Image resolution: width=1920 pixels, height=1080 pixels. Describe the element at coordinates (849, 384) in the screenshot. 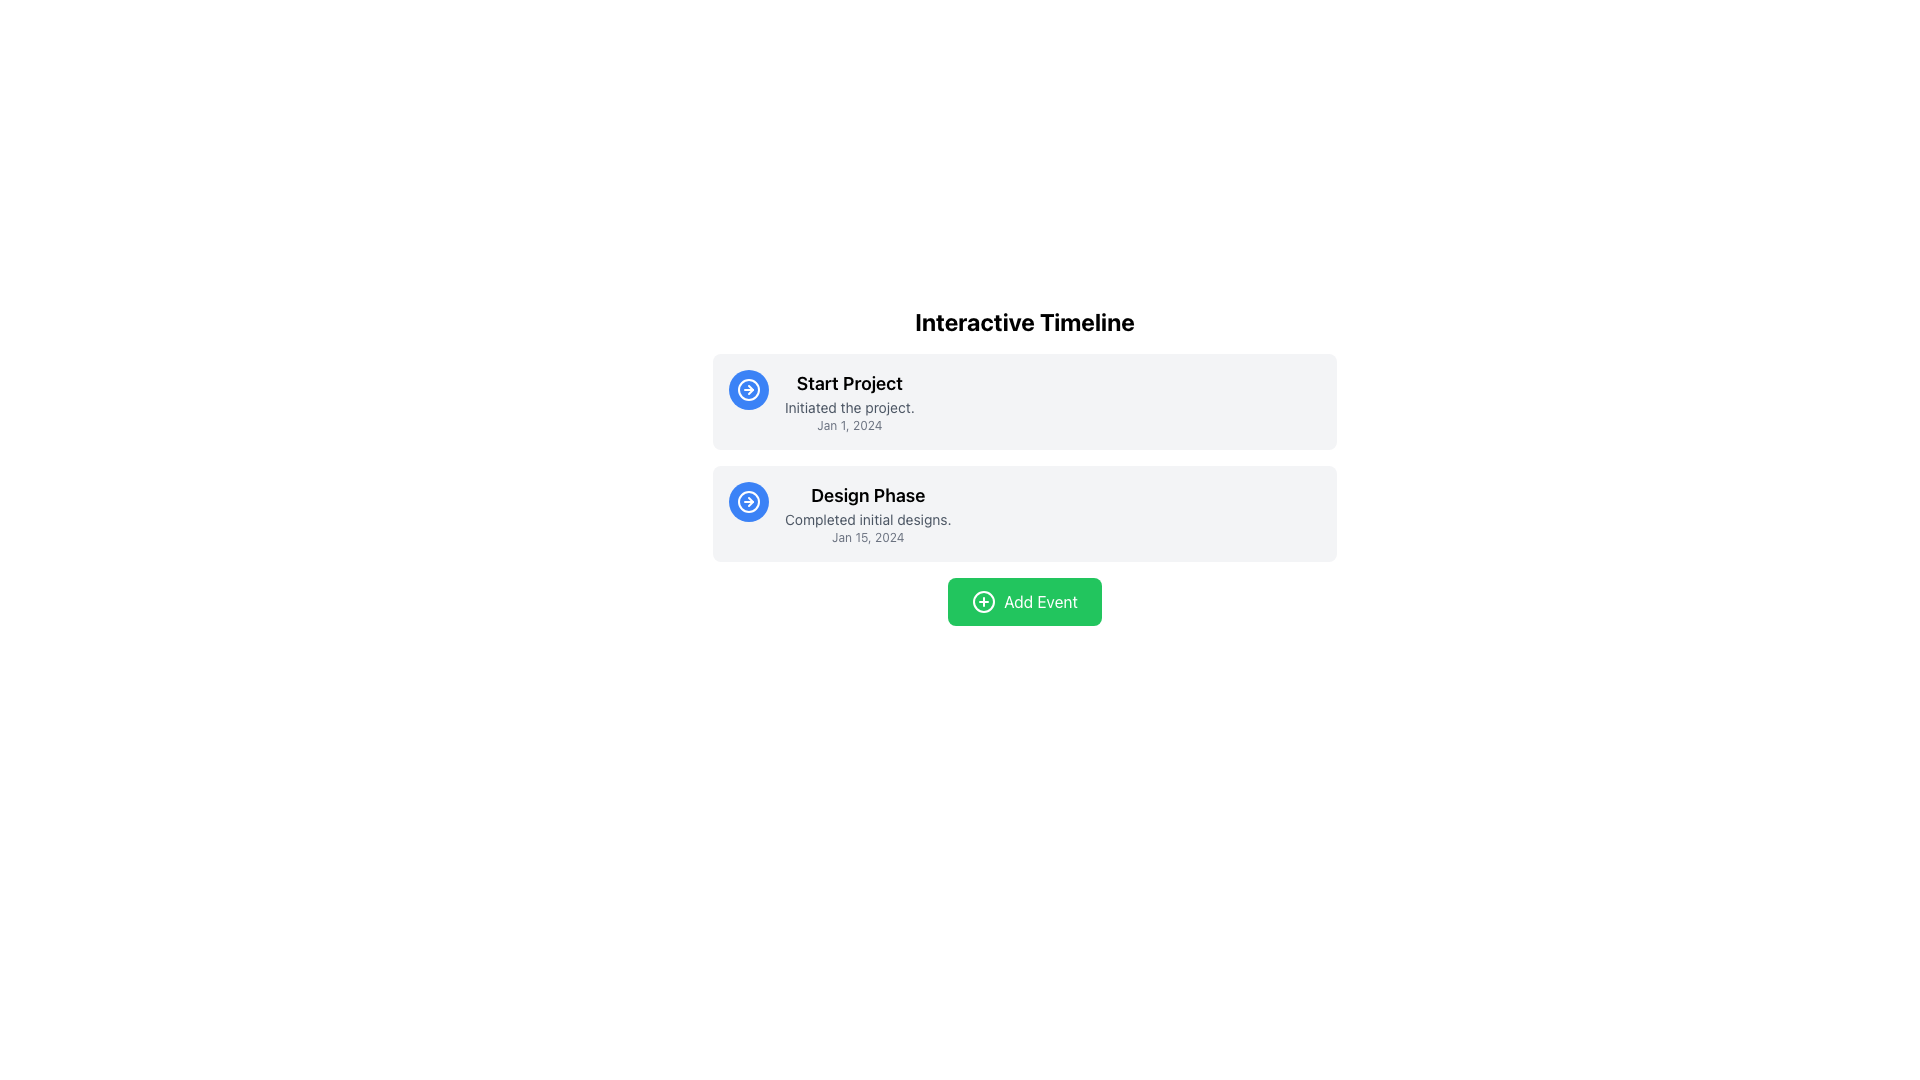

I see `the Text Label that serves as the title of the timeline item, summarizing the key event or task, located in the first card of the timeline list` at that location.